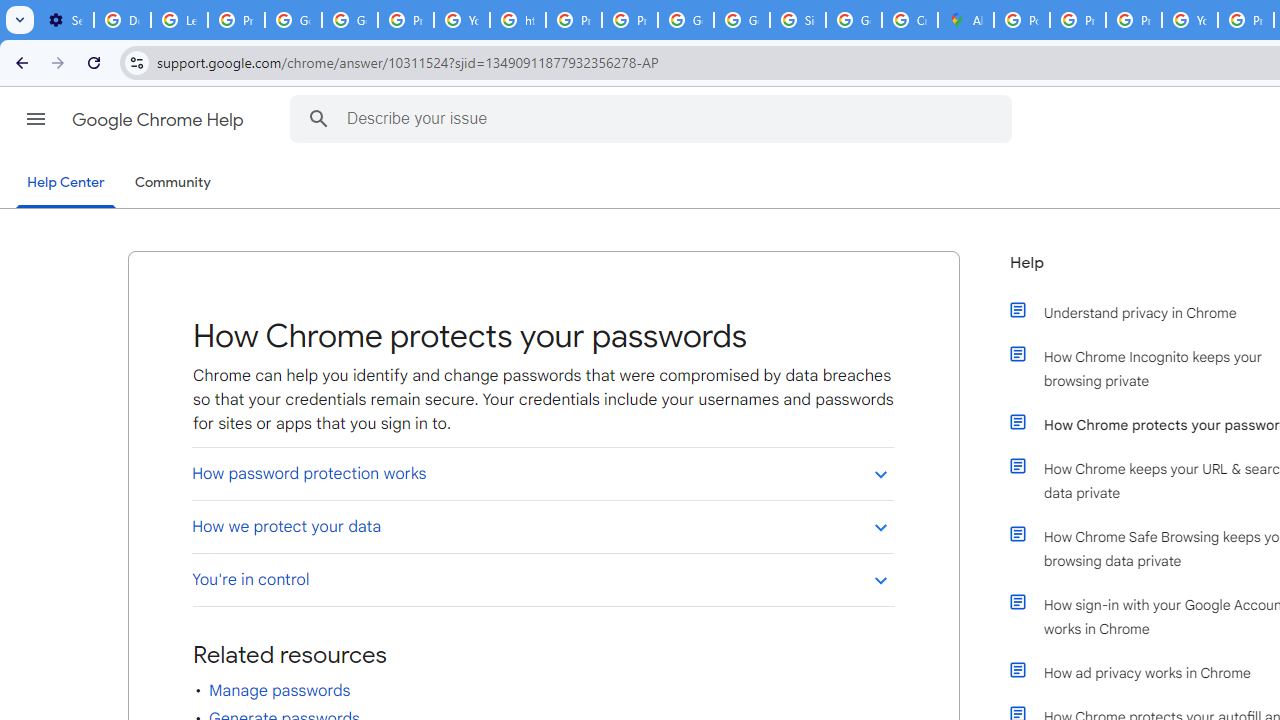 The height and width of the screenshot is (720, 1280). I want to click on 'Search Help Center', so click(317, 118).